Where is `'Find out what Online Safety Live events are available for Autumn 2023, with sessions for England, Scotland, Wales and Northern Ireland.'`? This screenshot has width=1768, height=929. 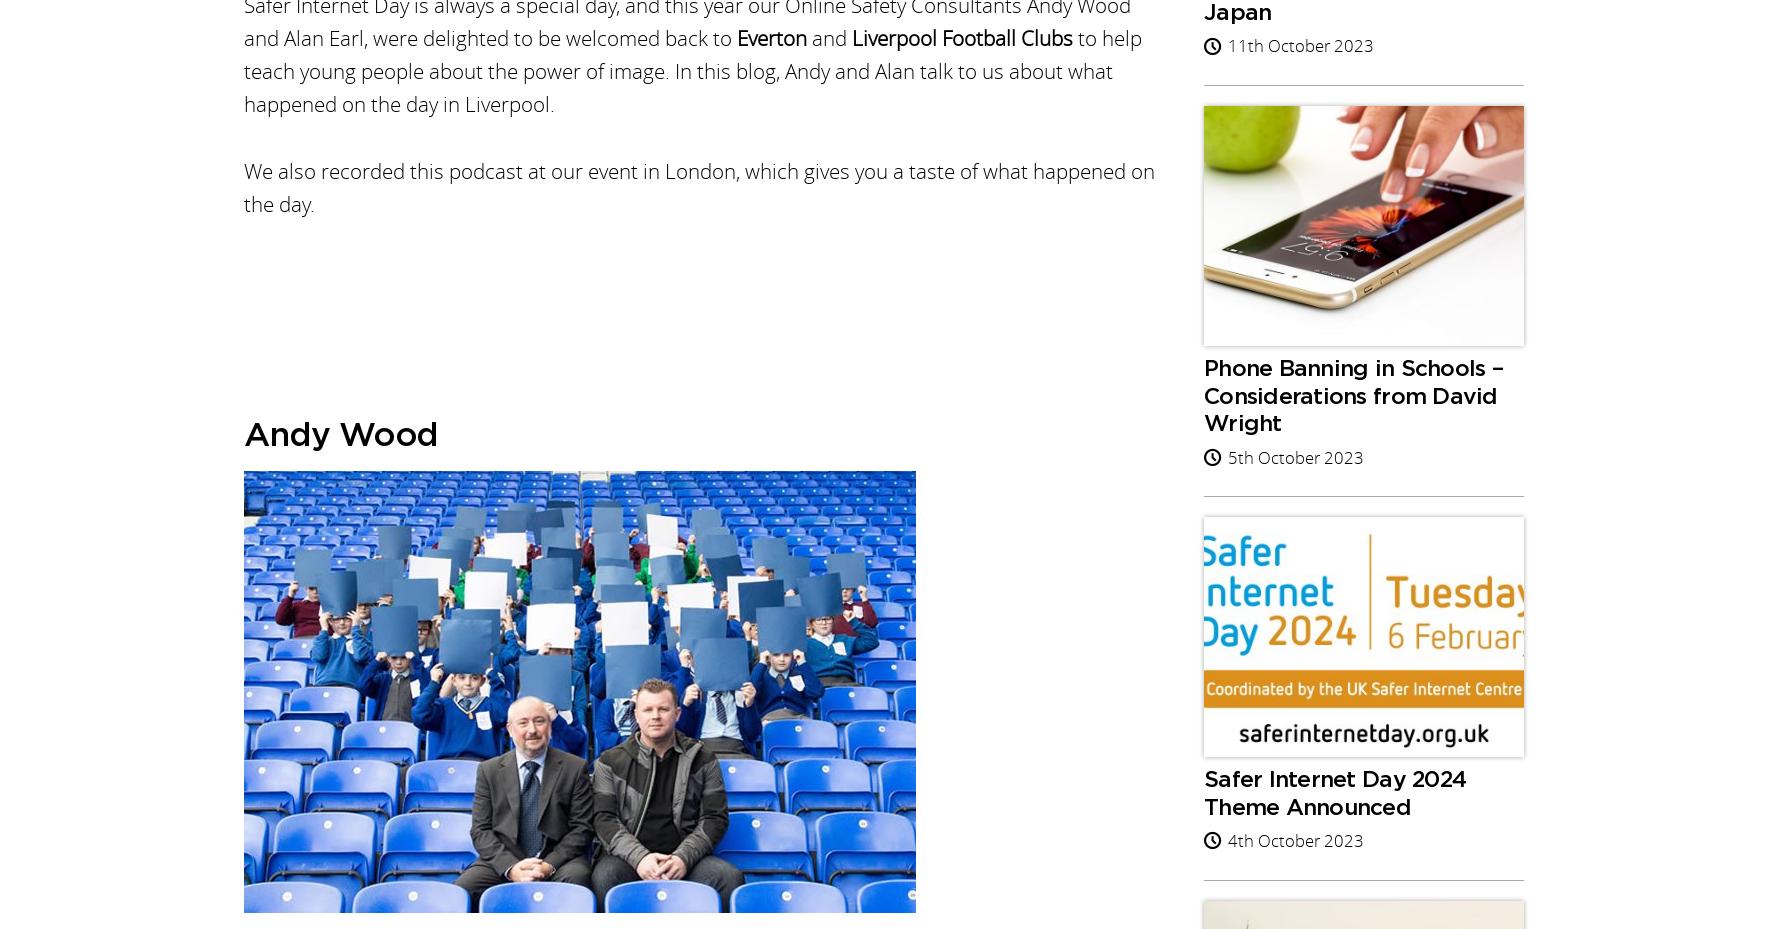 'Find out what Online Safety Live events are available for Autumn 2023, with sessions for England, Scotland, Wales and Northern Ireland.' is located at coordinates (820, 389).